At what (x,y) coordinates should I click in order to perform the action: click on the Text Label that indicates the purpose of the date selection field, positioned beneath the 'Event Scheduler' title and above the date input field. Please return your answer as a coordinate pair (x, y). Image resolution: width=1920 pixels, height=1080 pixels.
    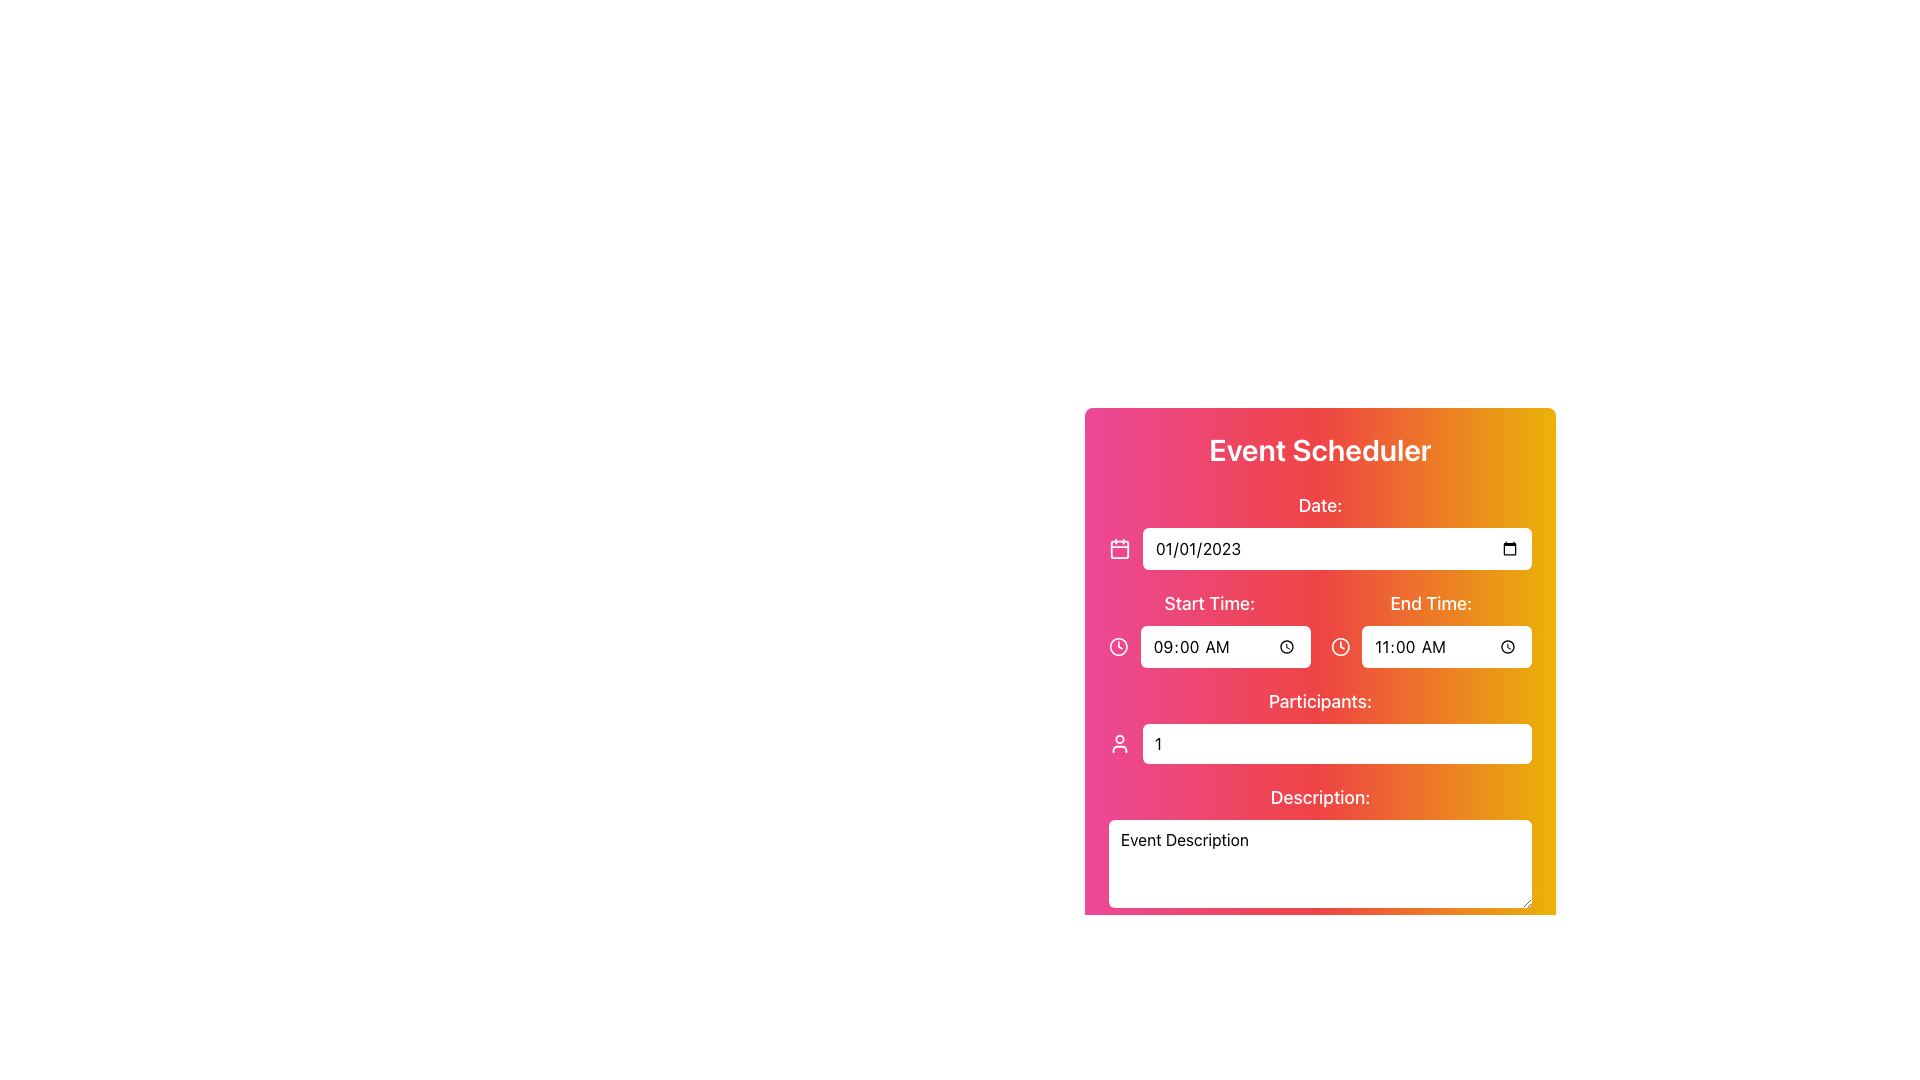
    Looking at the image, I should click on (1320, 504).